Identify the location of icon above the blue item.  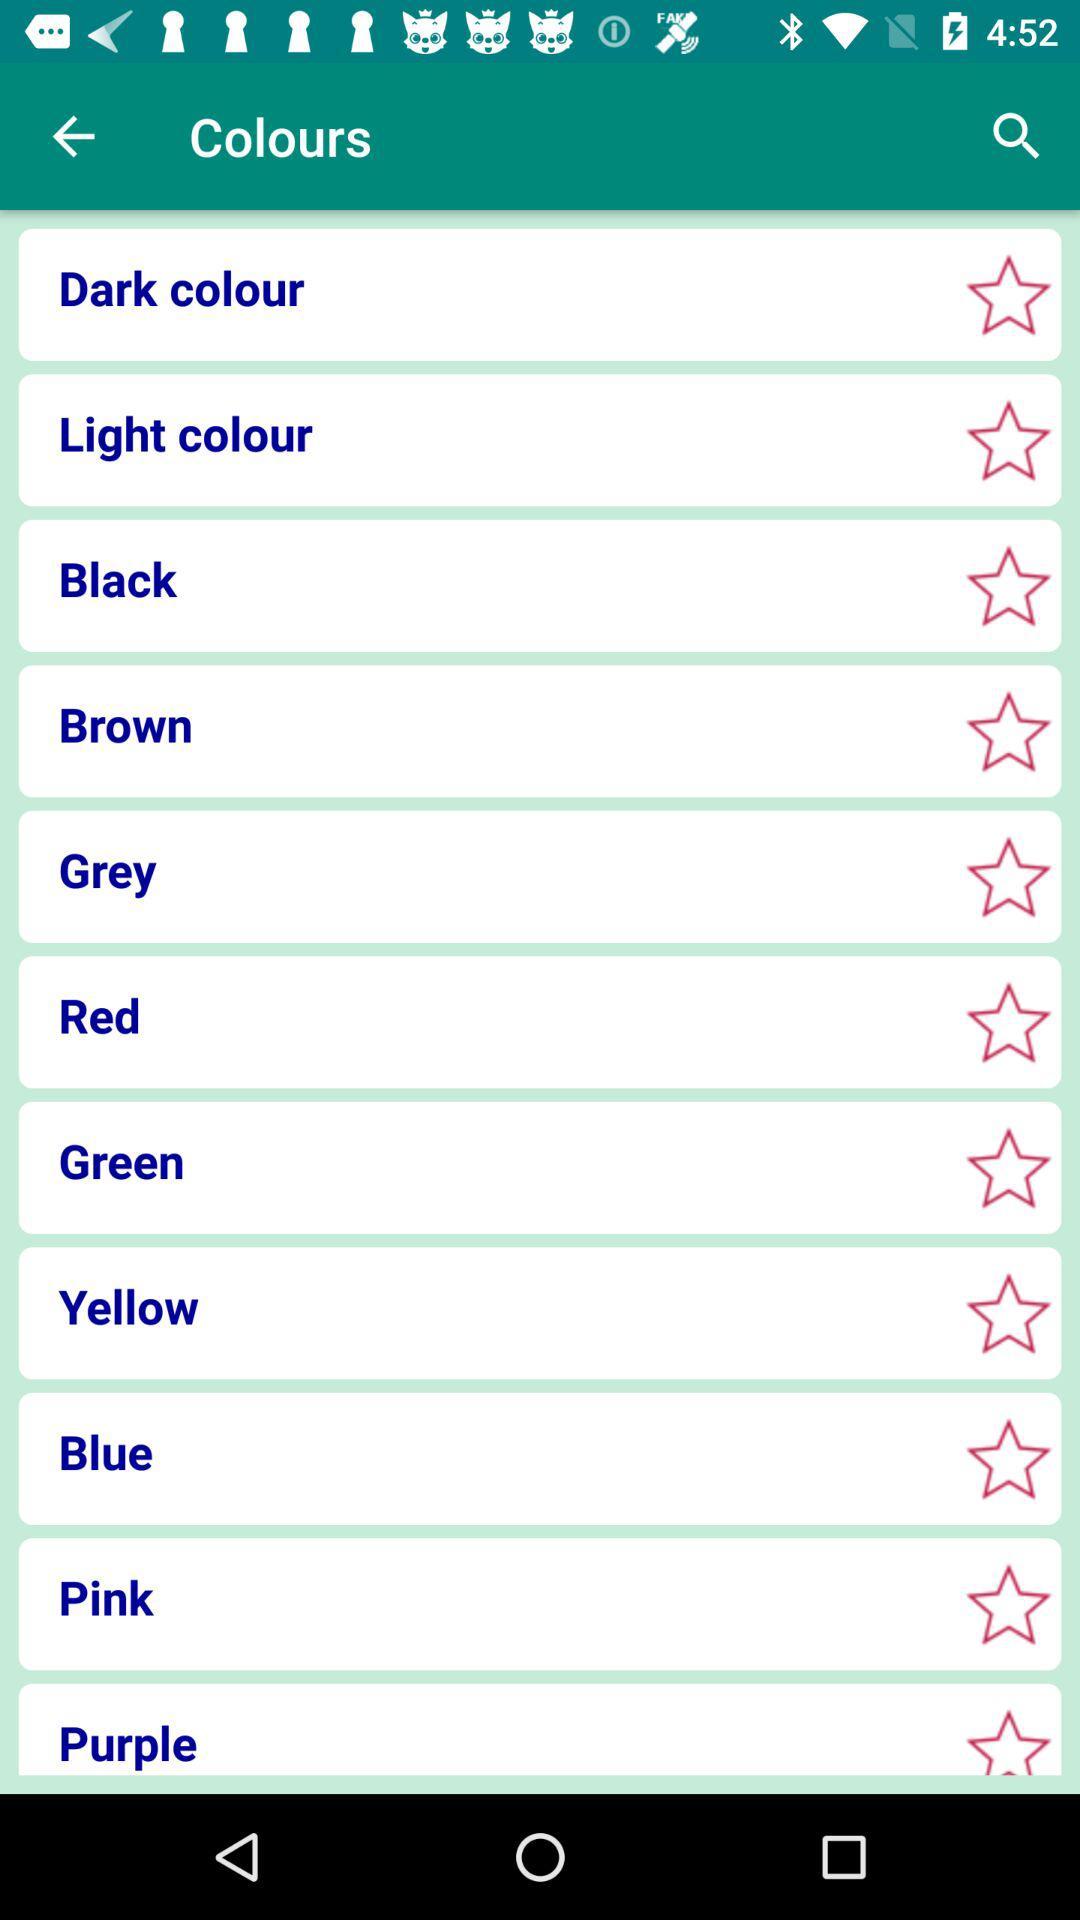
(481, 1306).